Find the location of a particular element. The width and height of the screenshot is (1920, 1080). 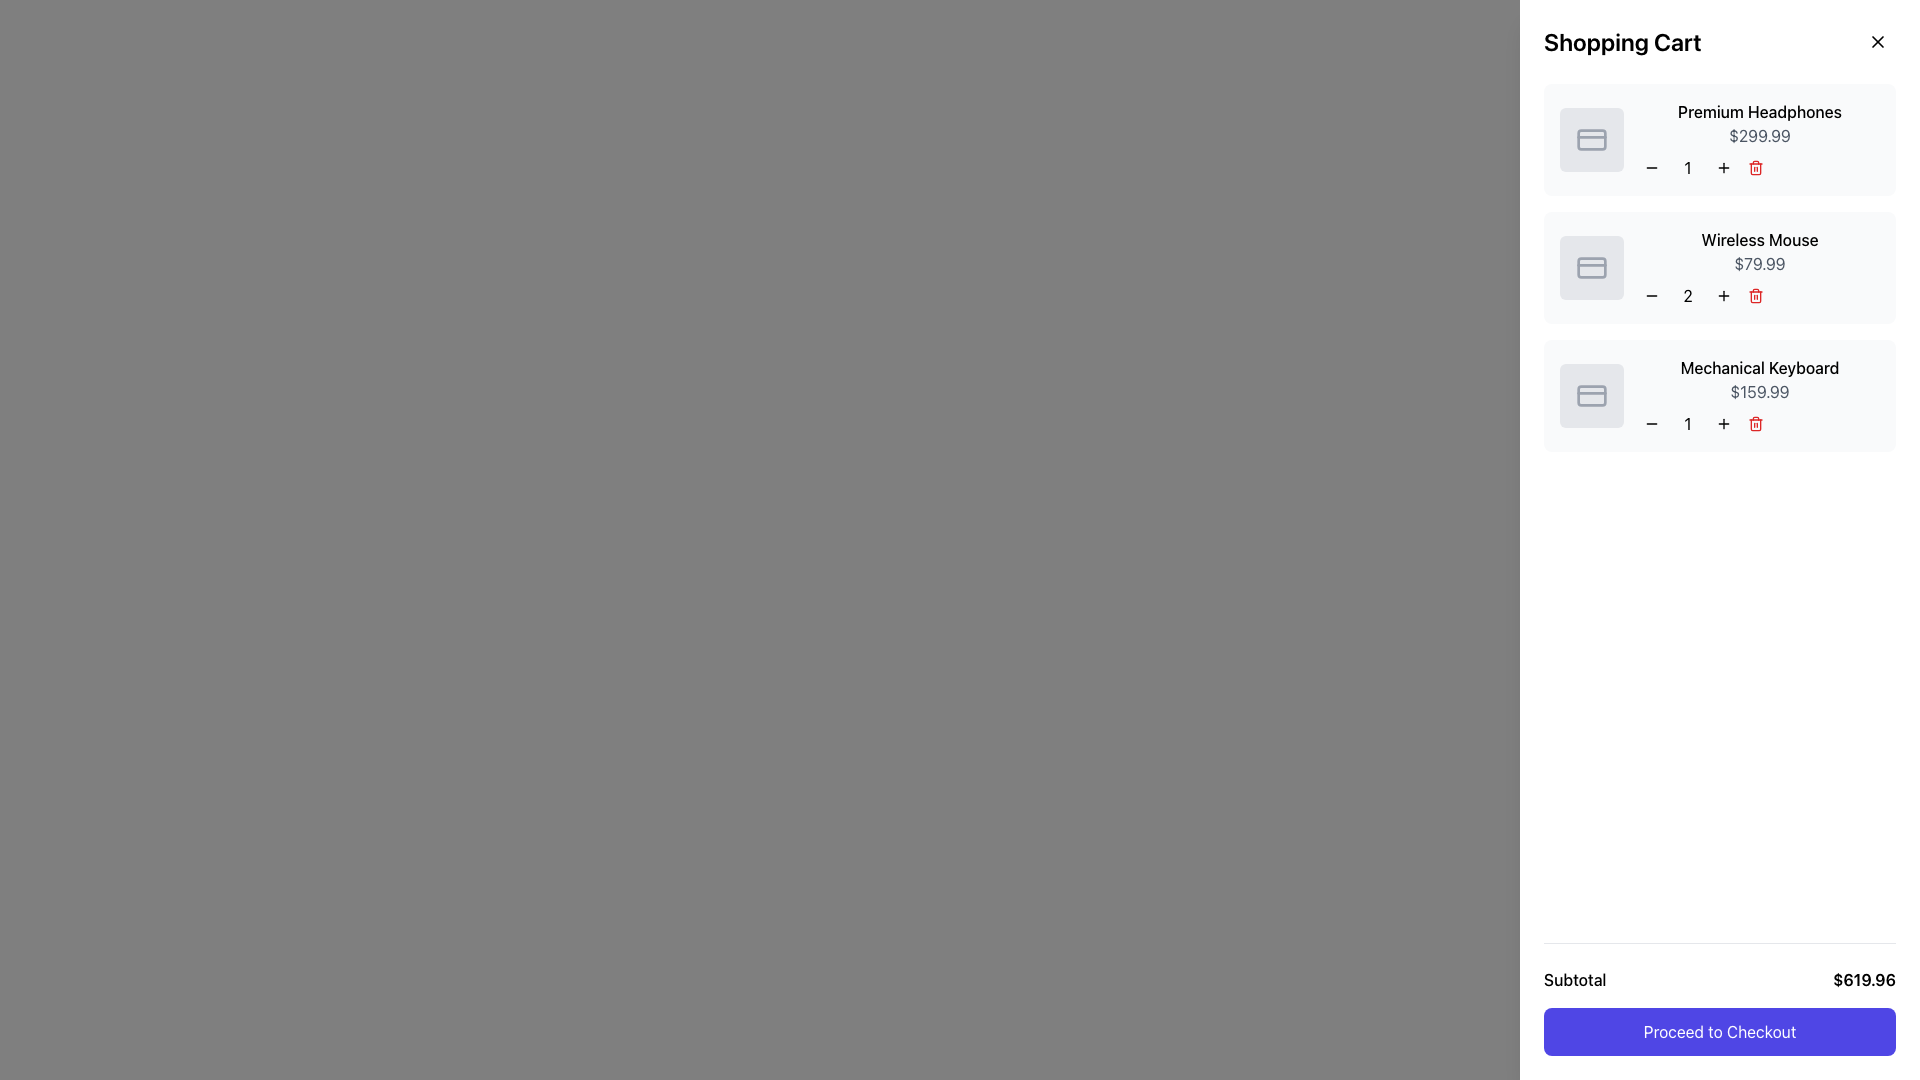

the bold numerical text '2' display in the cart interface, located in the second row for the 'Wireless Mouse' item, positioned between the minus and plus buttons is located at coordinates (1687, 296).